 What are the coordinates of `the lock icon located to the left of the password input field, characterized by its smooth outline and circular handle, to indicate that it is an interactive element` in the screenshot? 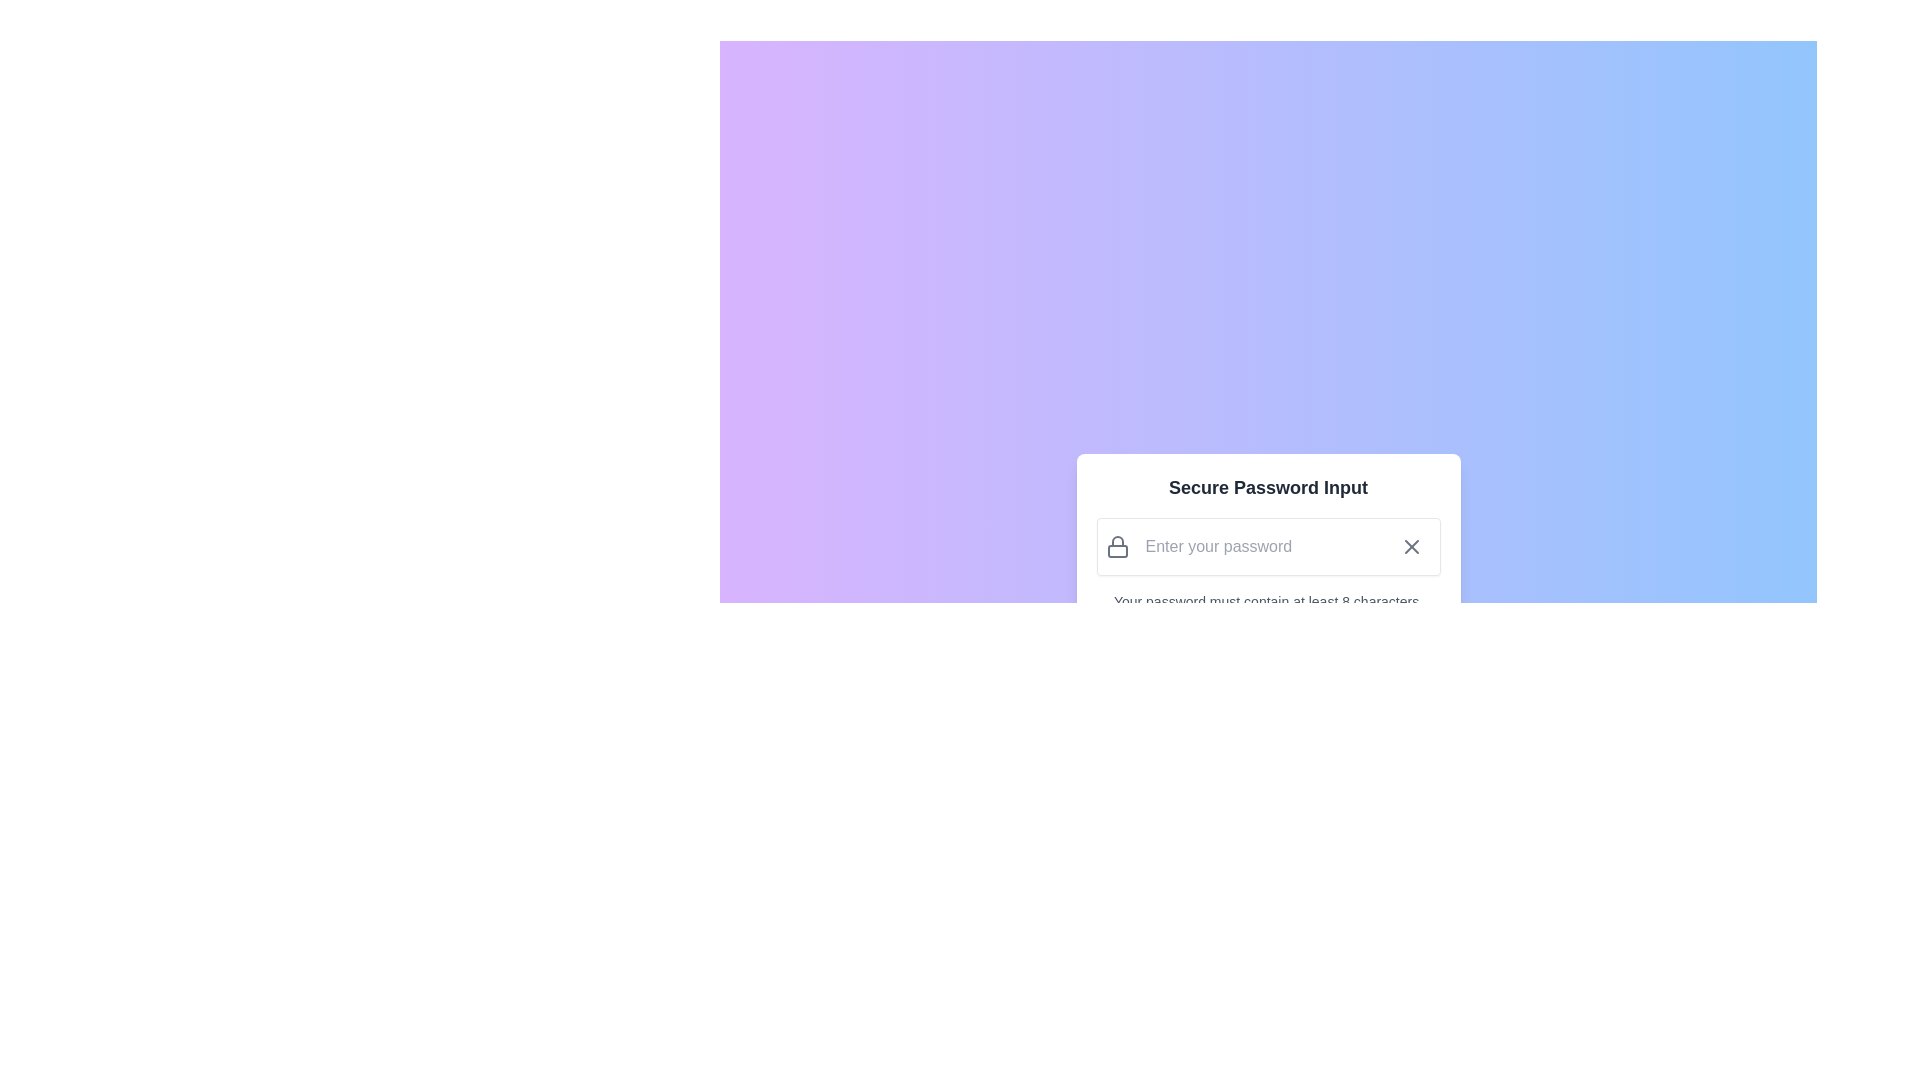 It's located at (1116, 547).